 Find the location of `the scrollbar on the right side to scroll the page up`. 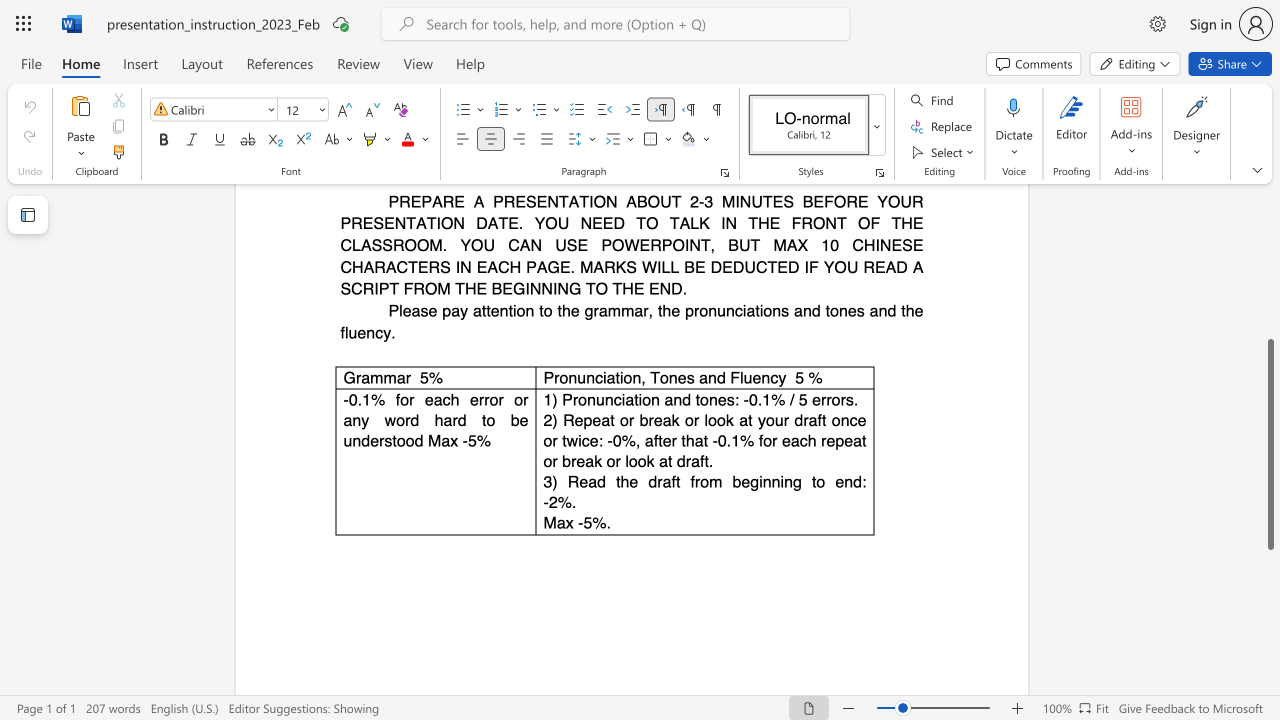

the scrollbar on the right side to scroll the page up is located at coordinates (1269, 258).